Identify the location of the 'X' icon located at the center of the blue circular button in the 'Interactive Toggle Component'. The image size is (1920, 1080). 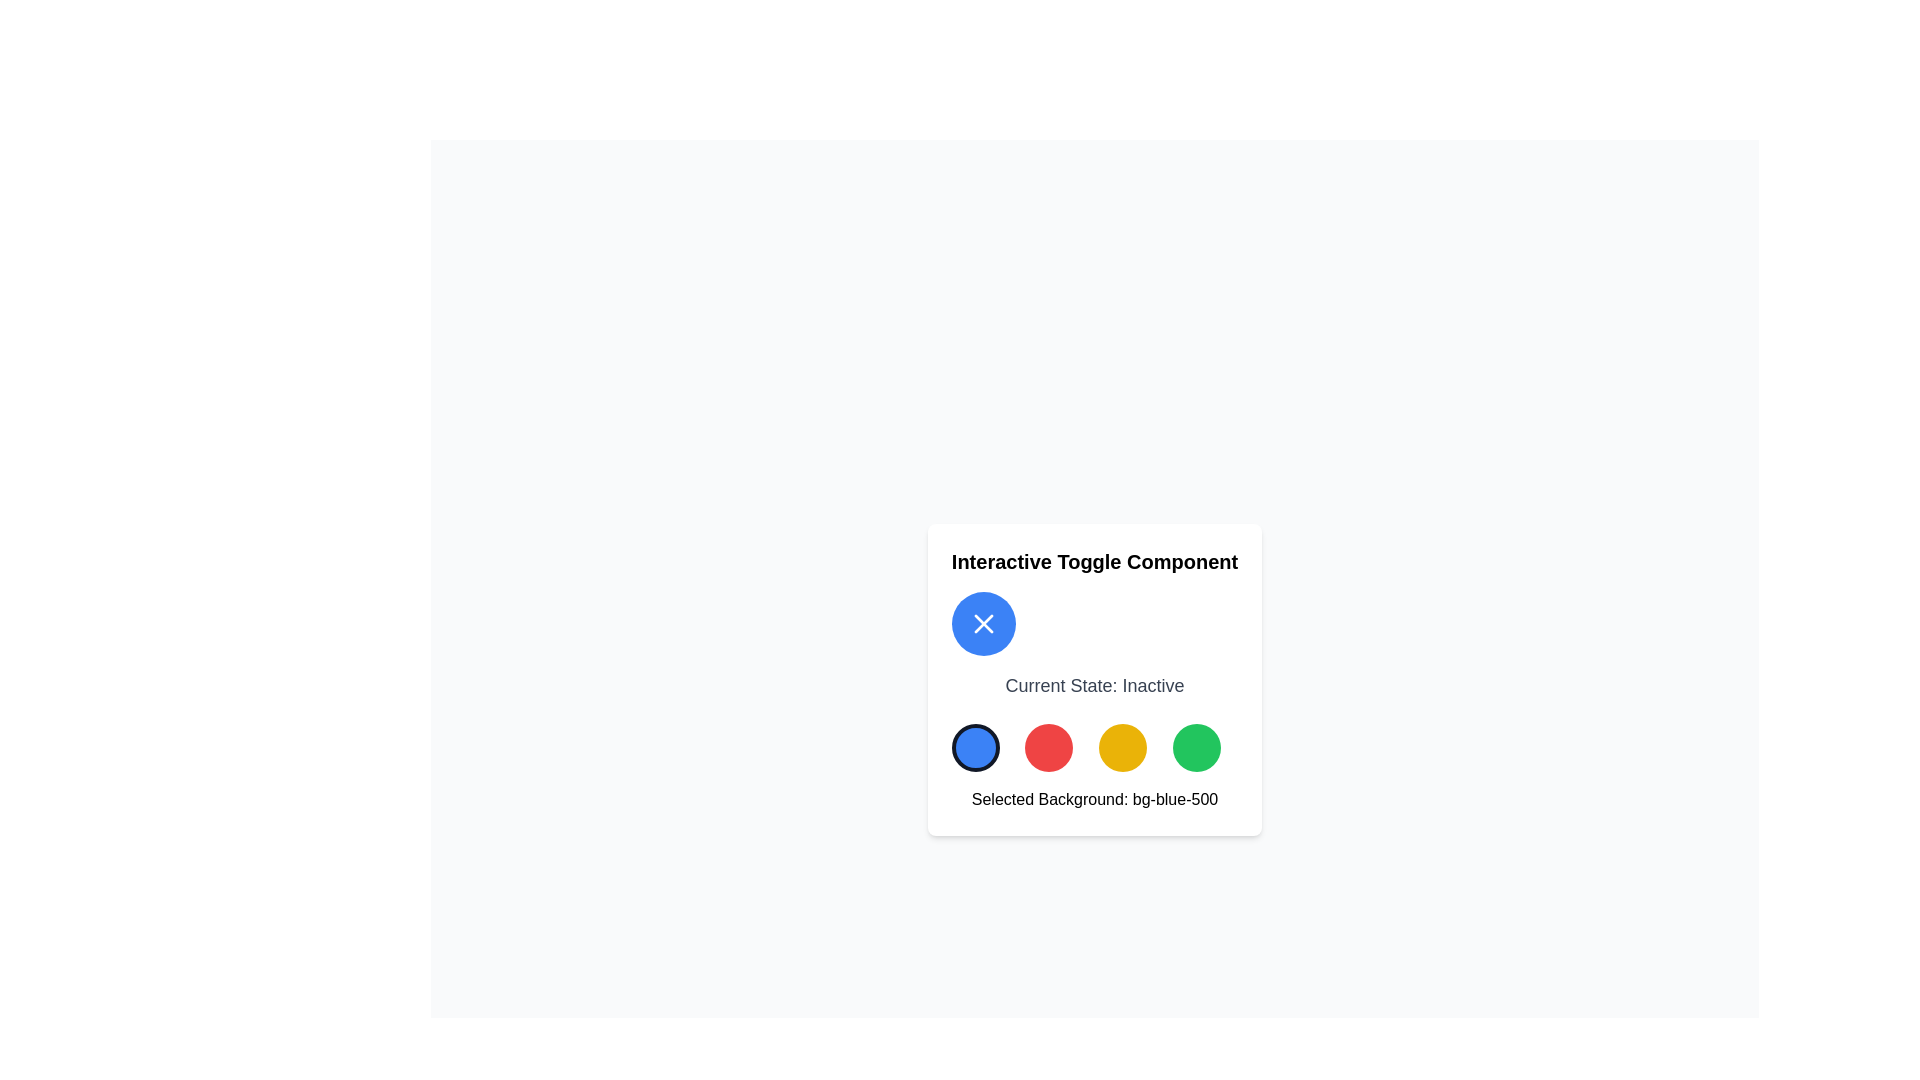
(983, 623).